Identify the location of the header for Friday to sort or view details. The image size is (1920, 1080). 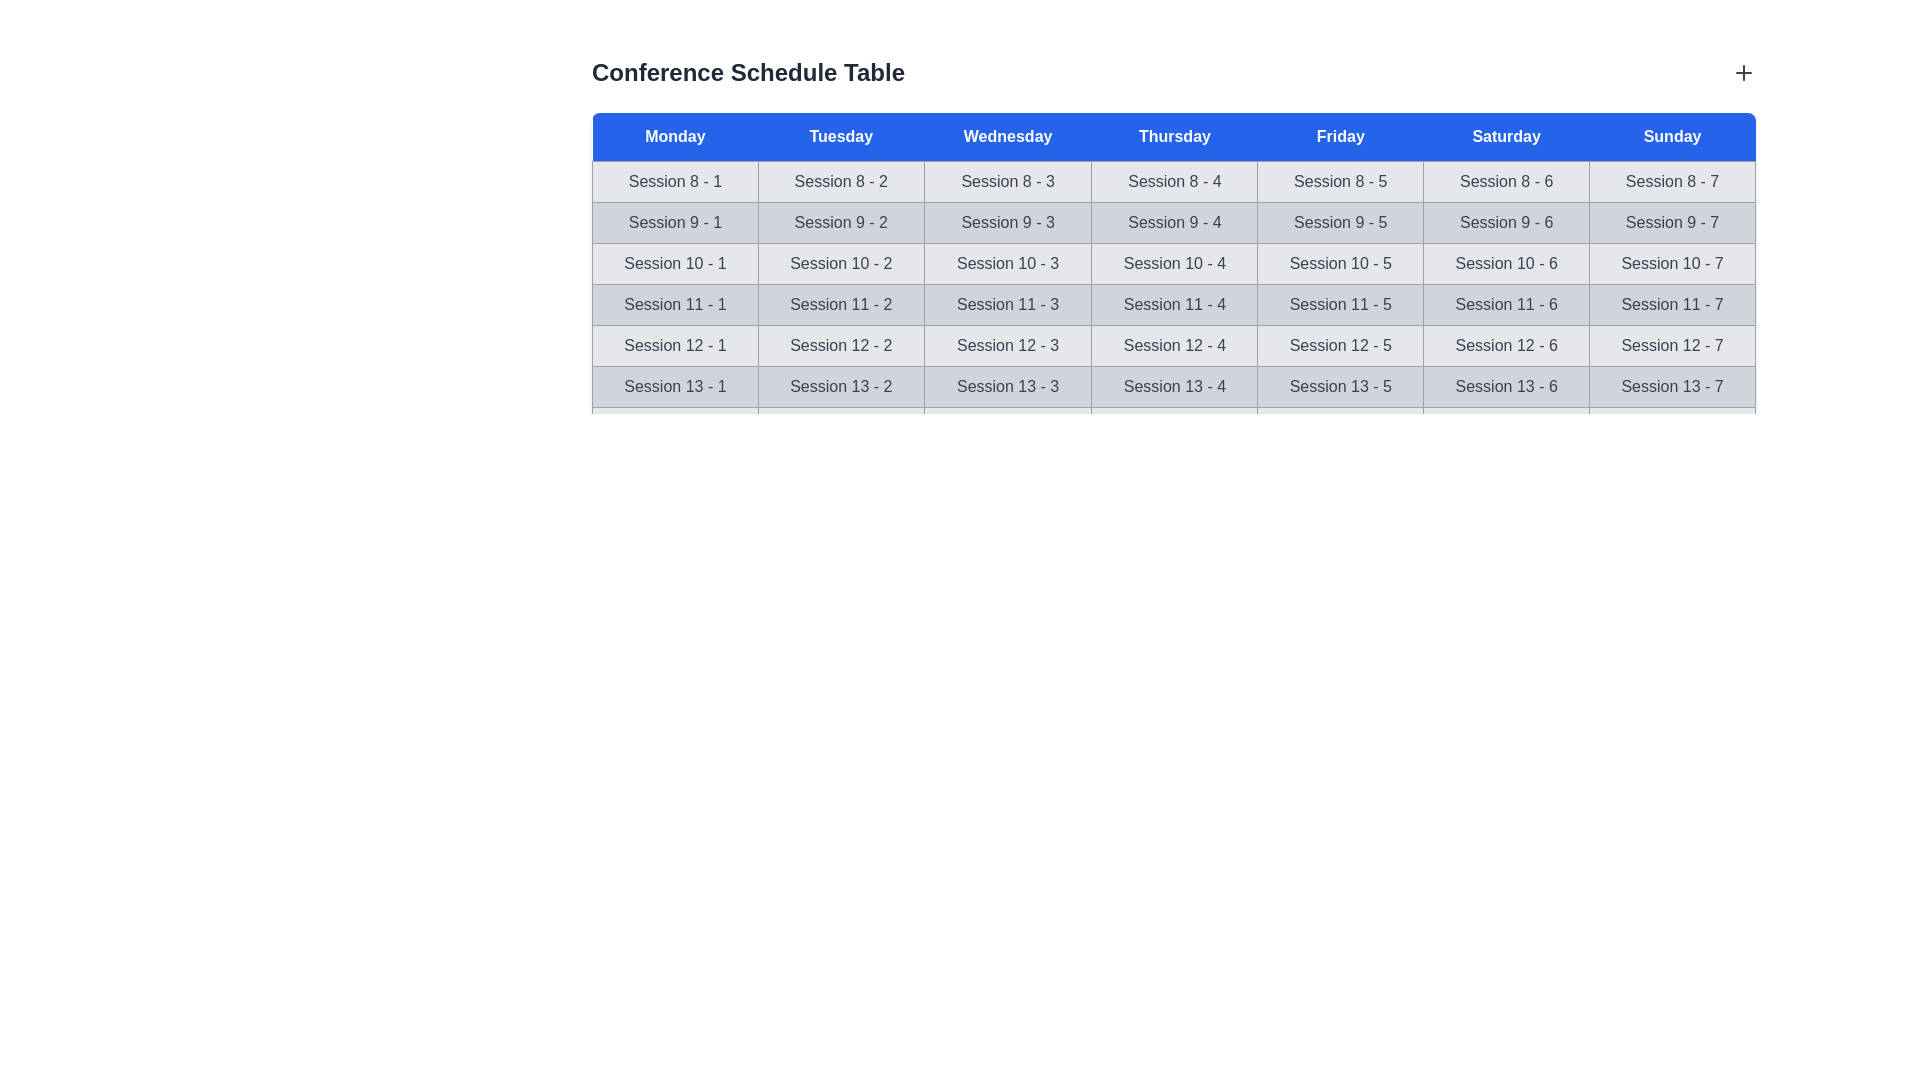
(1340, 136).